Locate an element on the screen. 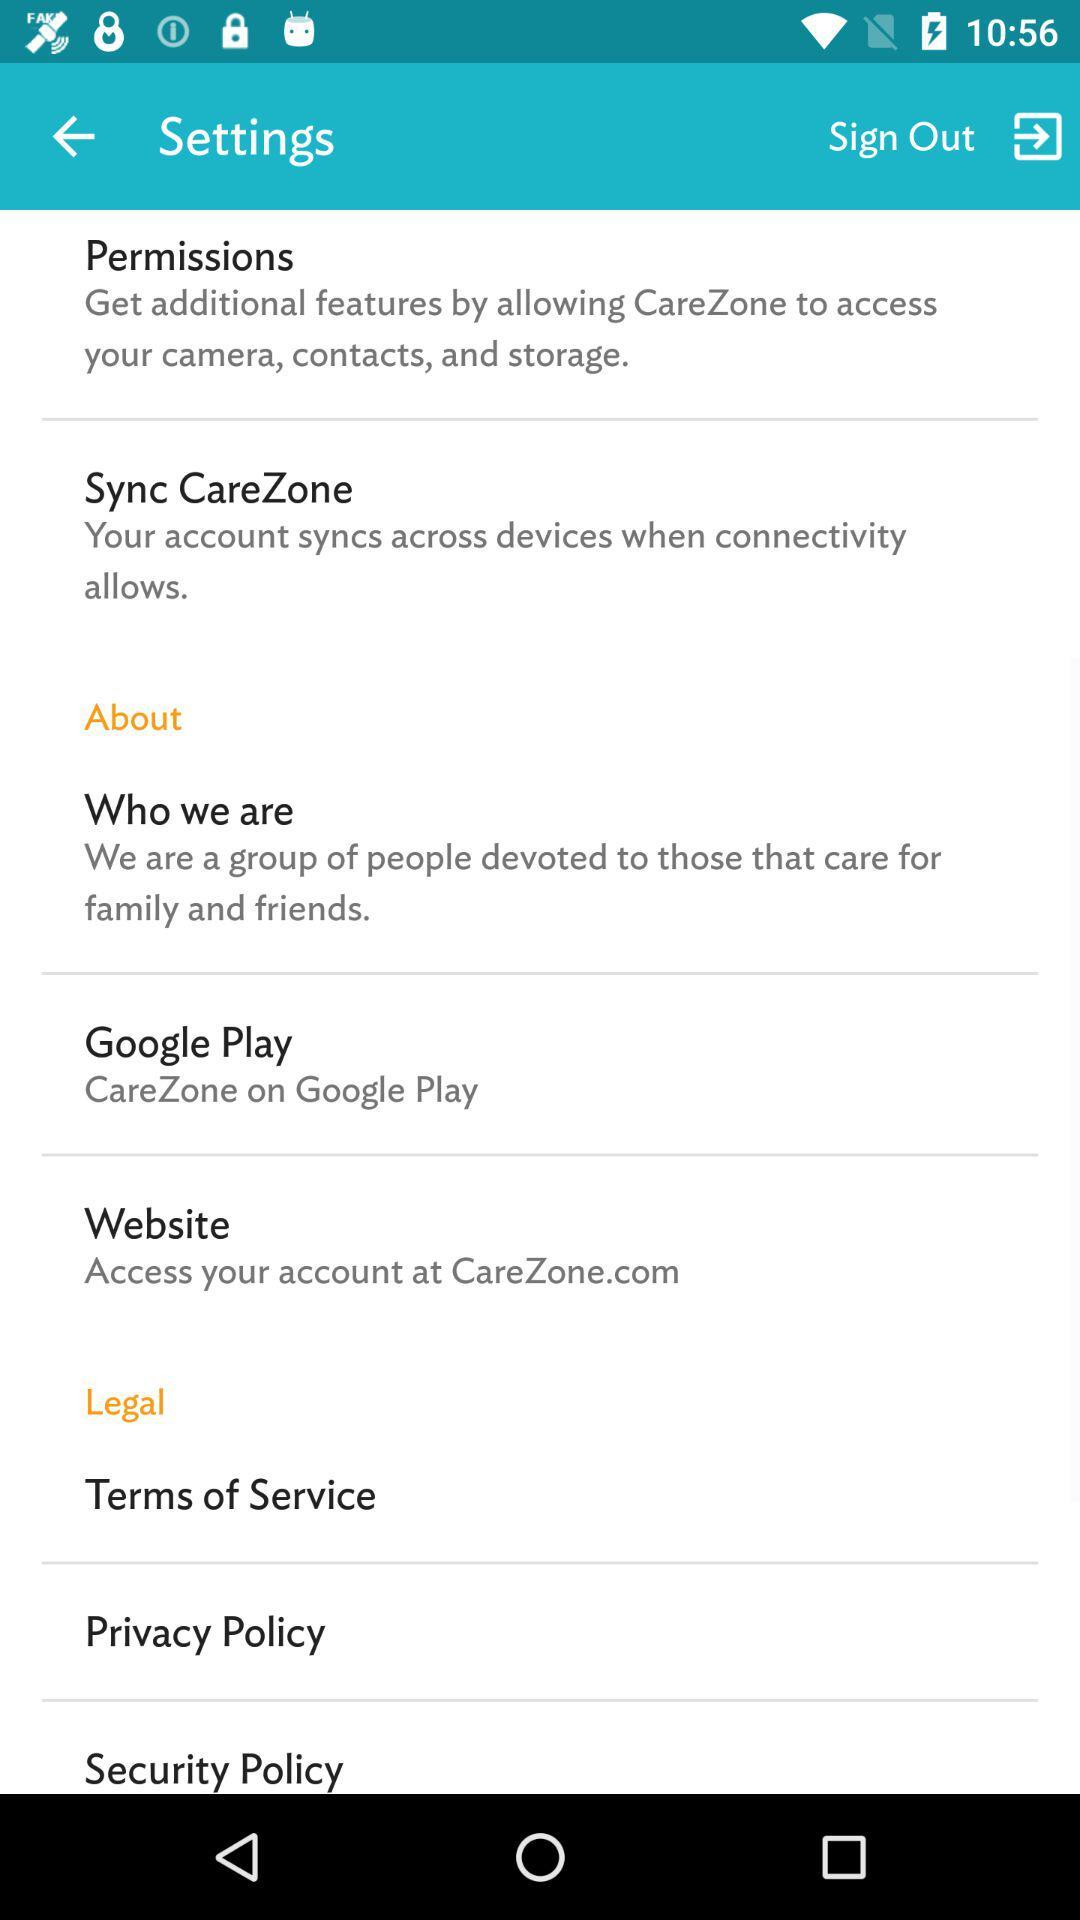 This screenshot has width=1080, height=1920. the terms of service item is located at coordinates (229, 1494).